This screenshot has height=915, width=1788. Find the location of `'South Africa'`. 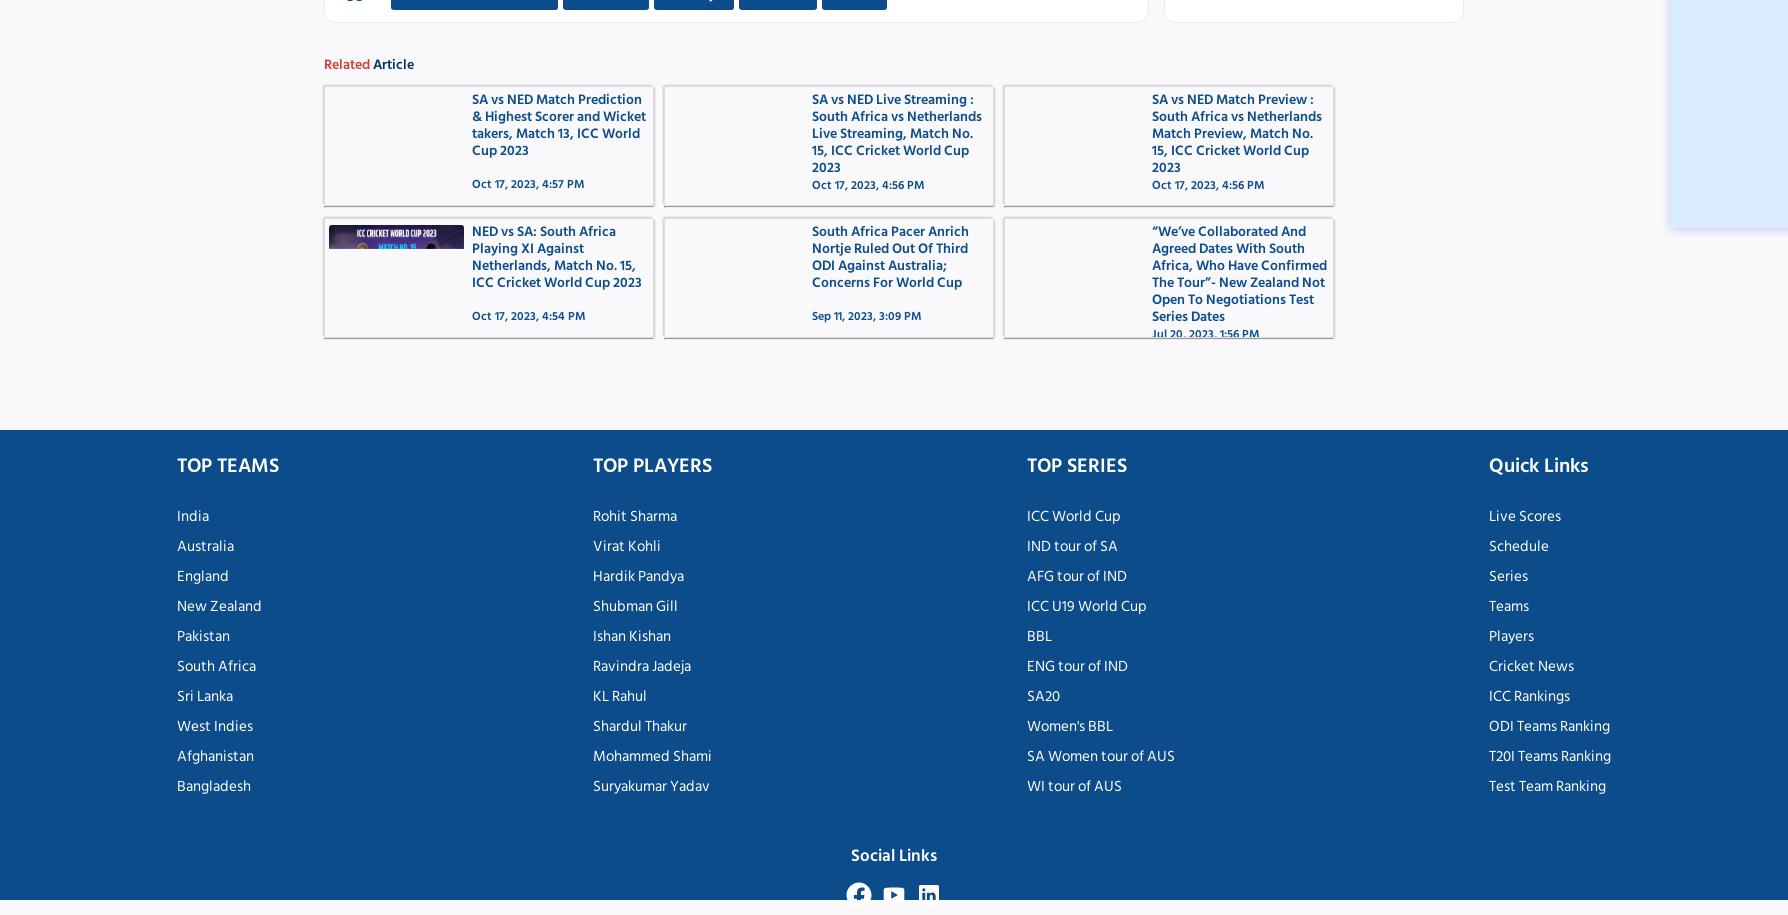

'South Africa' is located at coordinates (216, 664).